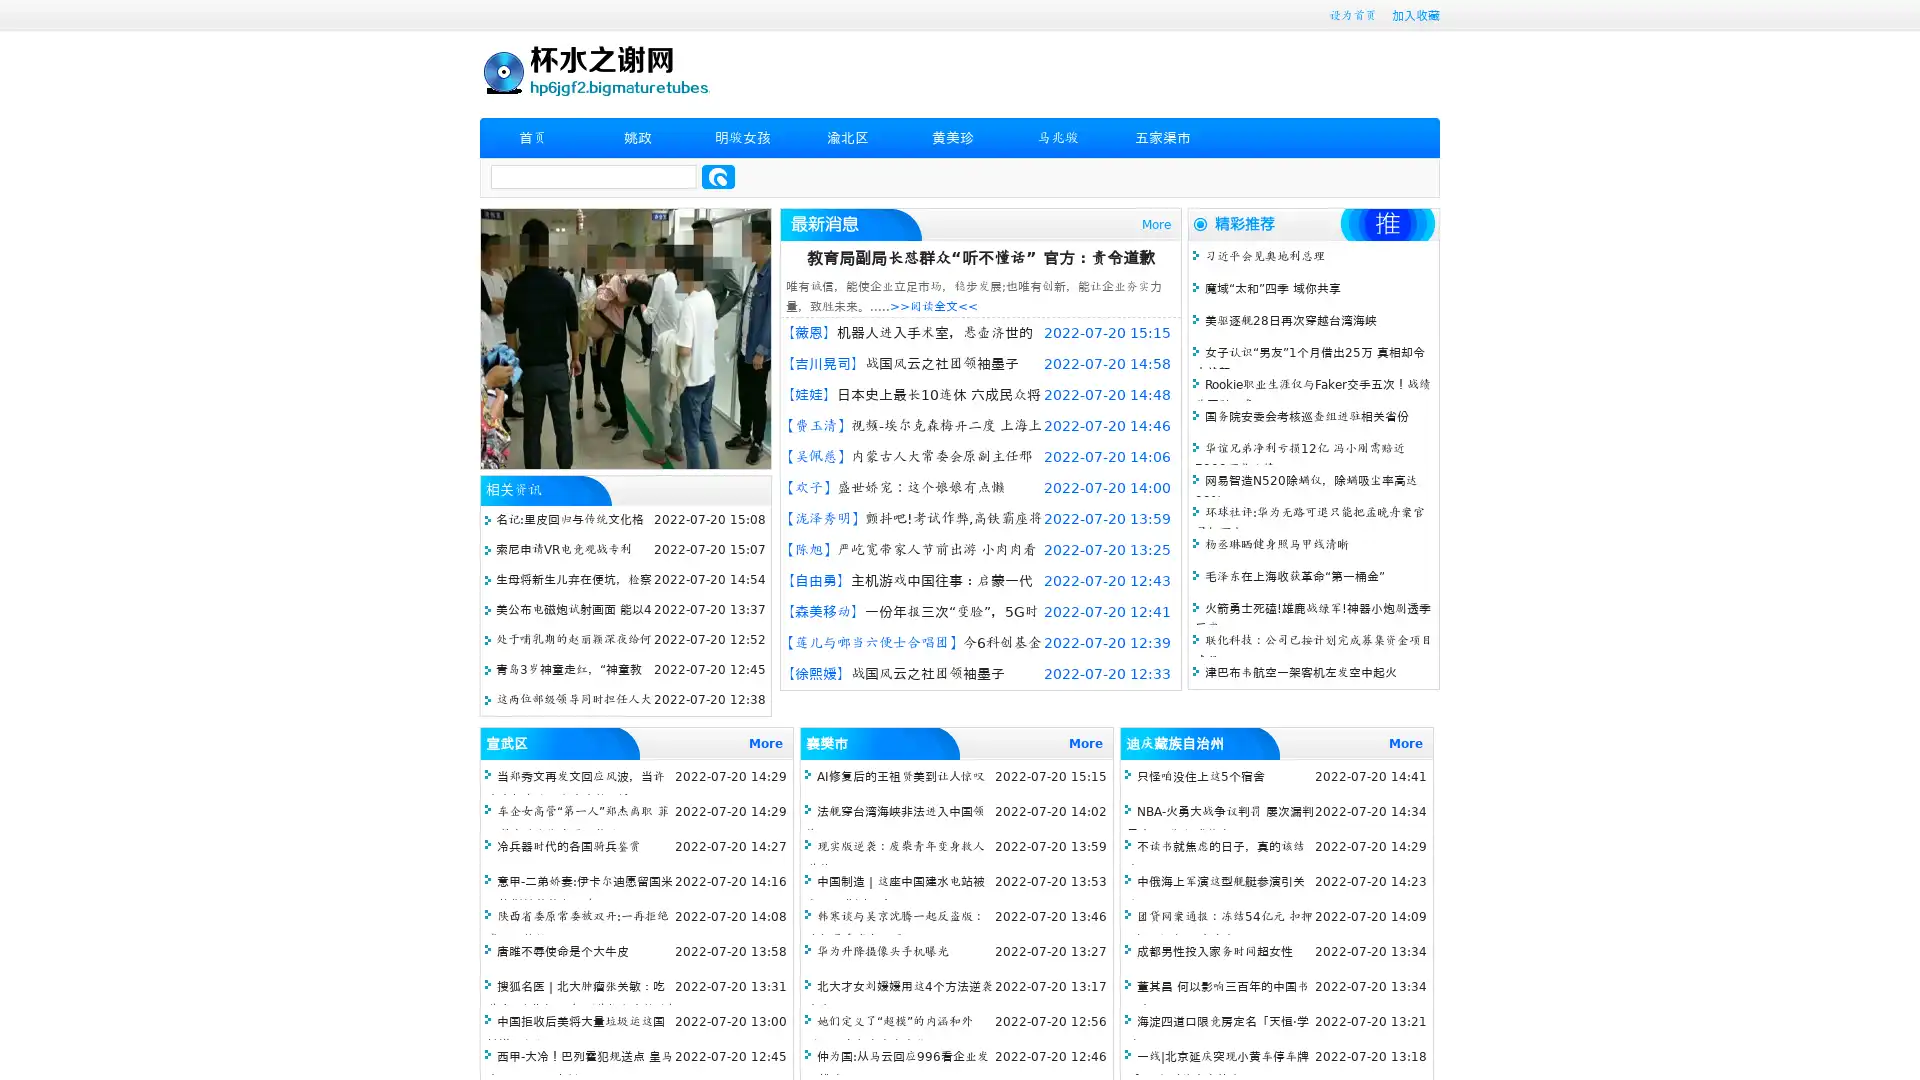  I want to click on Search, so click(718, 176).